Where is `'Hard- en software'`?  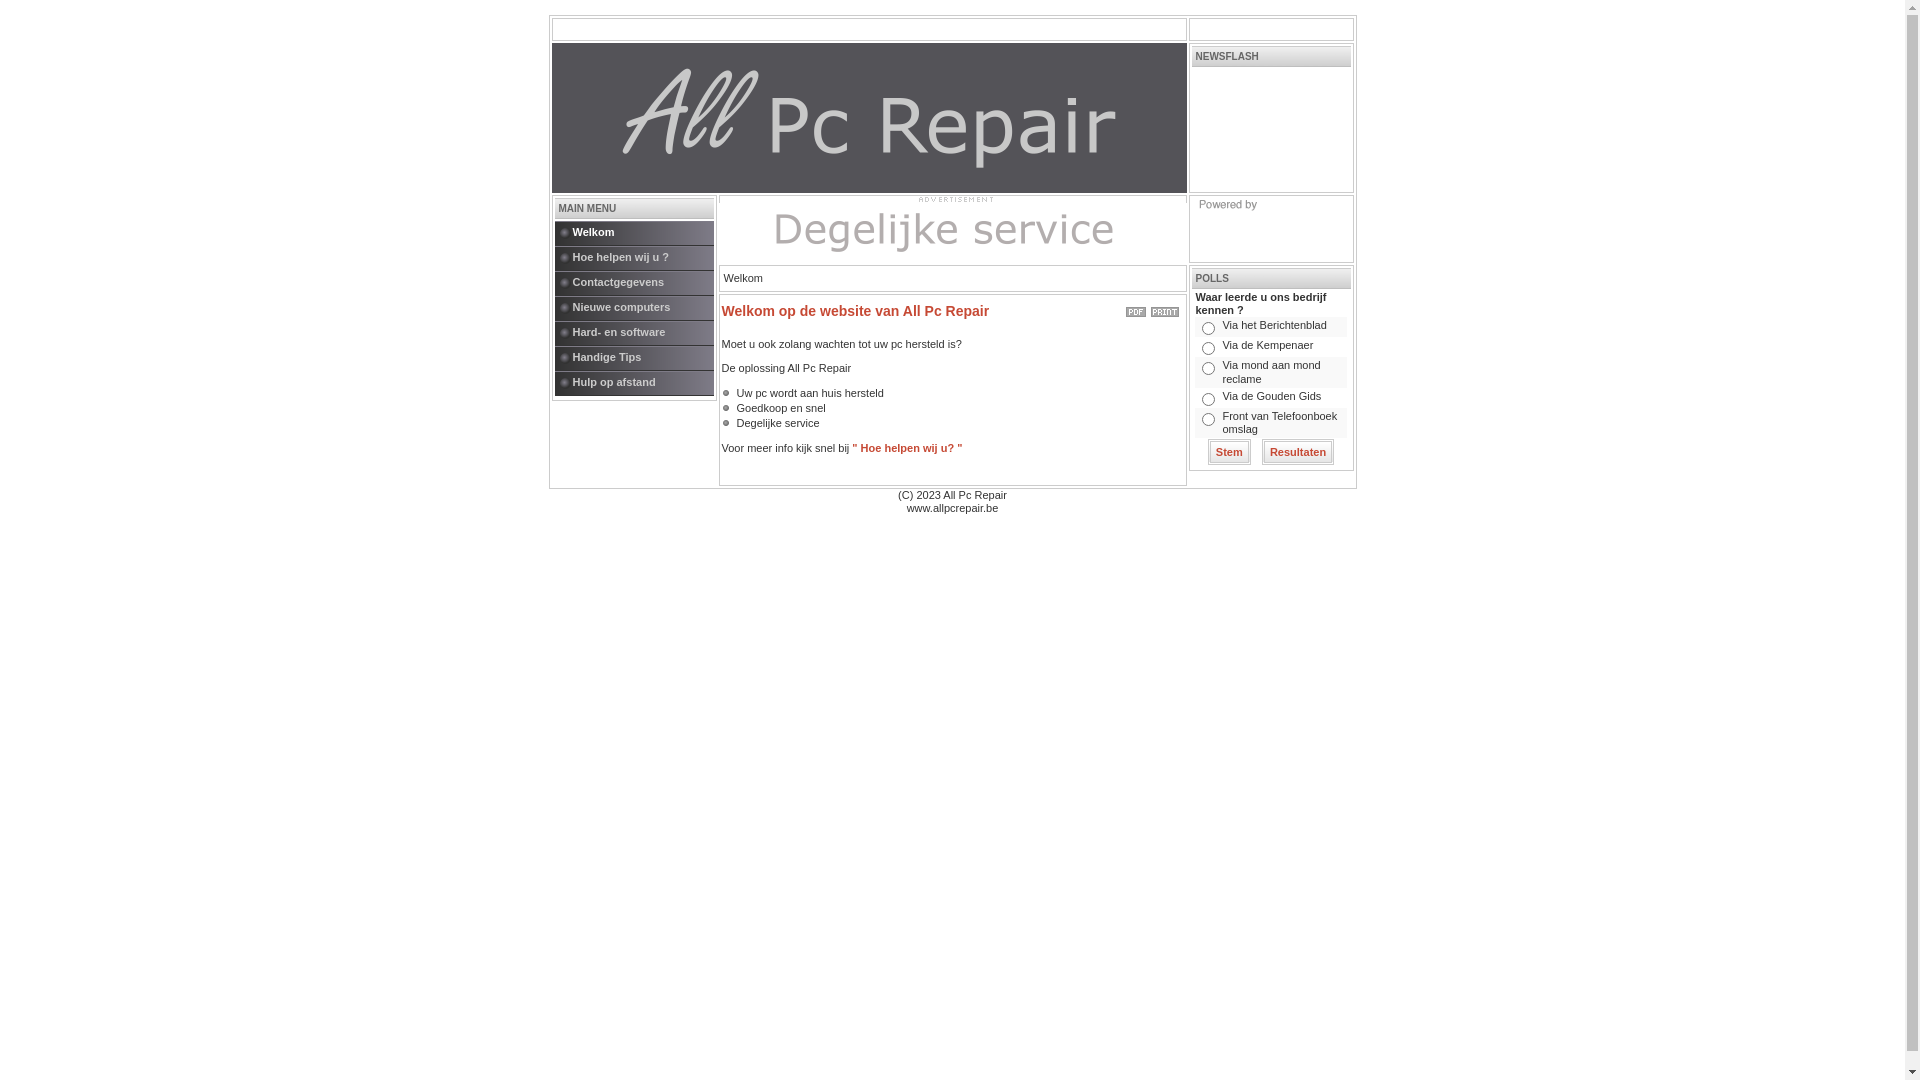
'Hard- en software' is located at coordinates (642, 332).